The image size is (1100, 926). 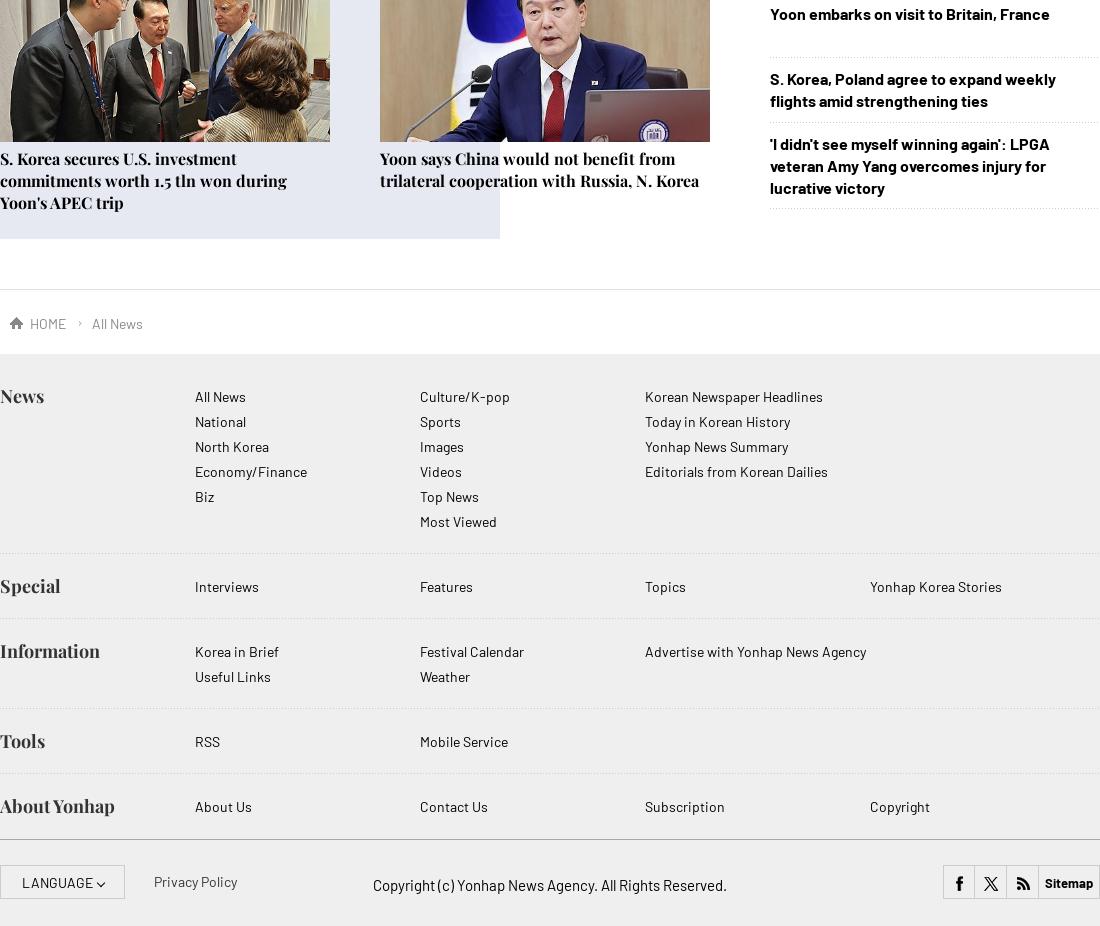 I want to click on 'Useful Links', so click(x=194, y=675).